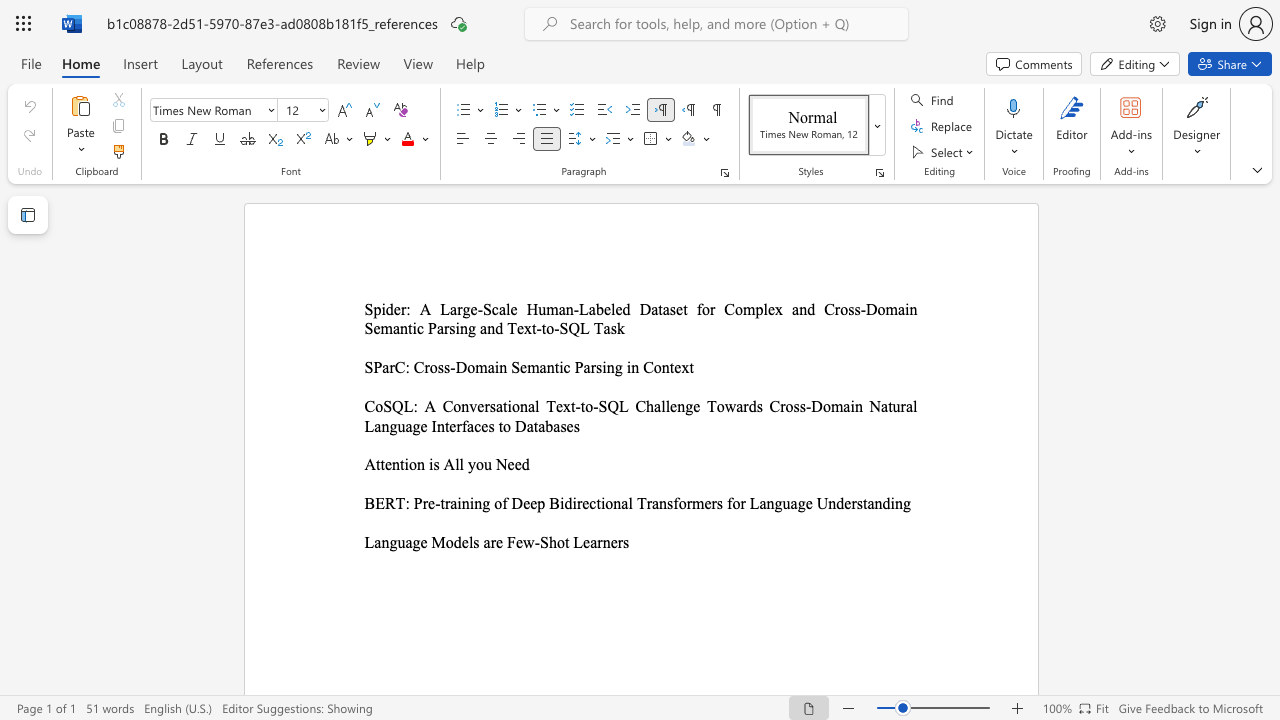 This screenshot has width=1280, height=720. I want to click on the subset text "ion i" within the text "Attention is All you Need", so click(403, 464).